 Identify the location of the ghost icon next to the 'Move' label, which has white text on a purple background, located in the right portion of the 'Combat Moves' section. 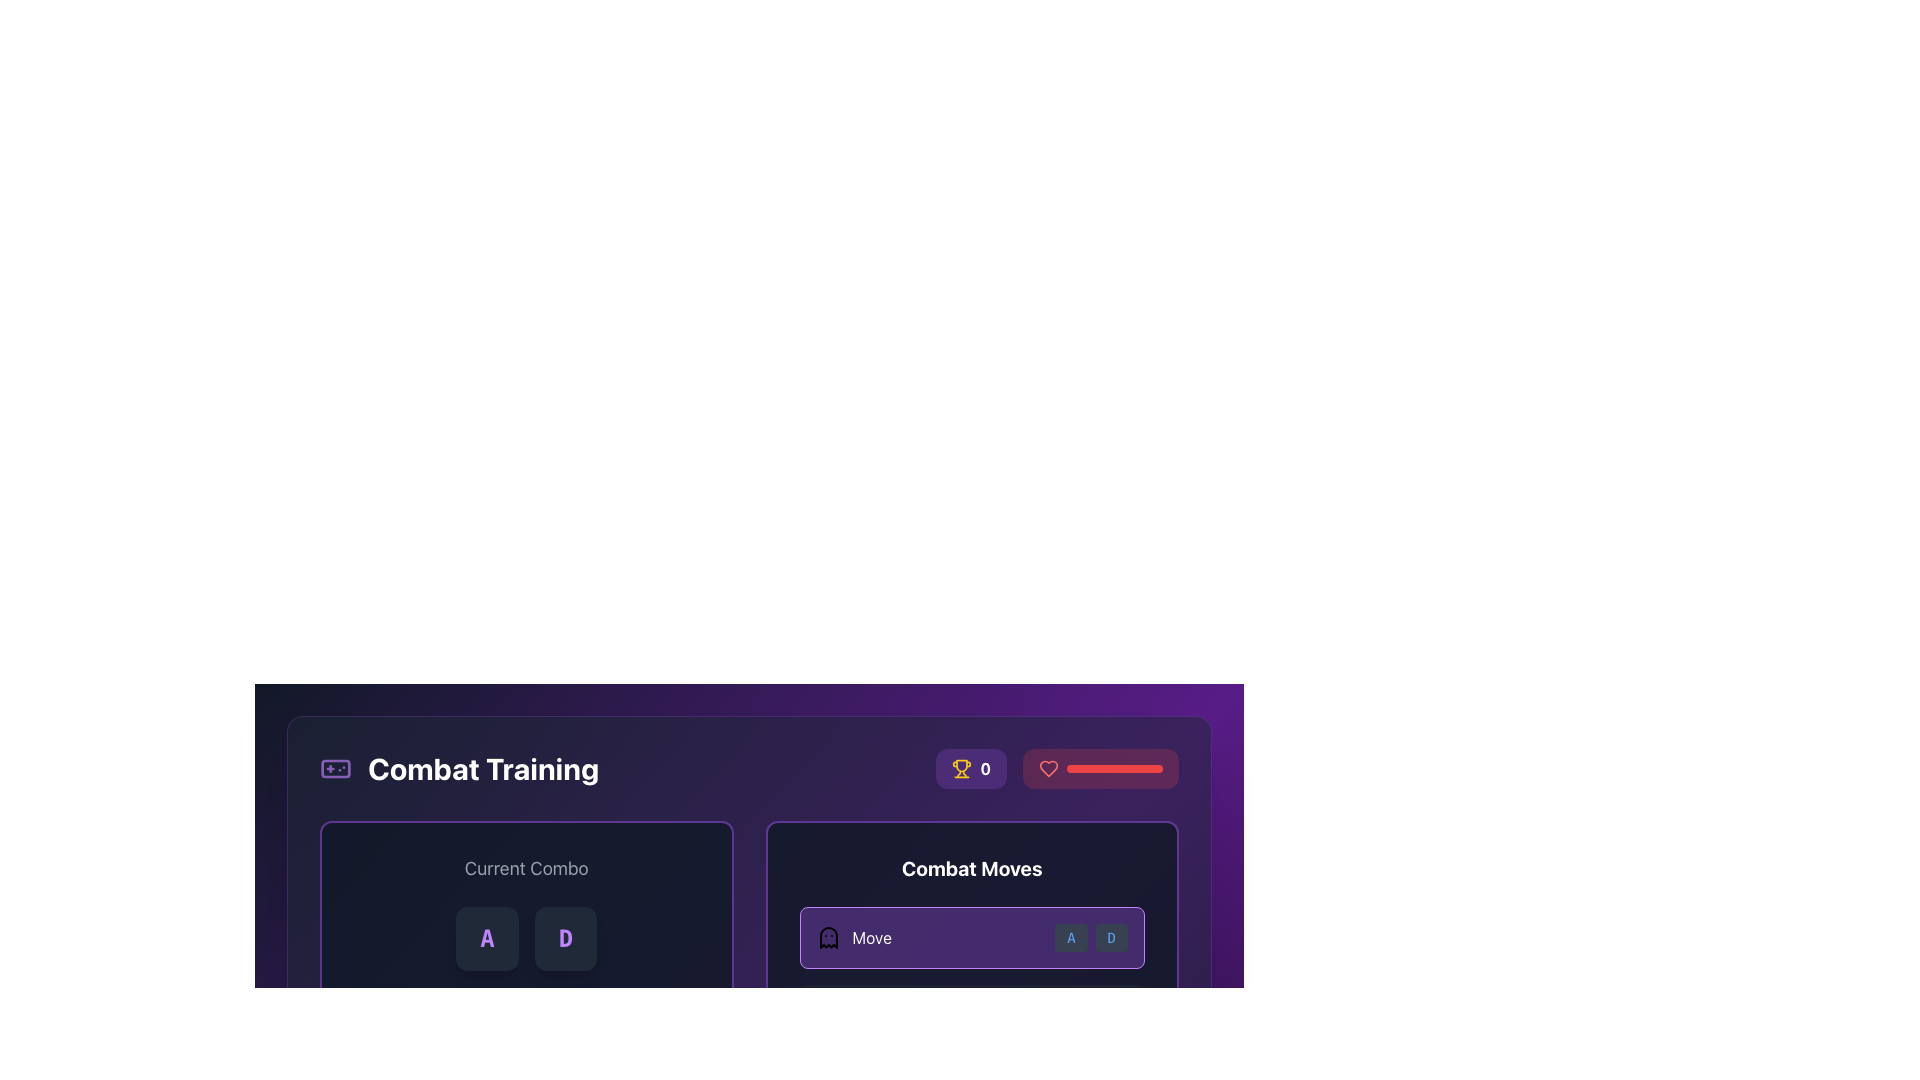
(854, 937).